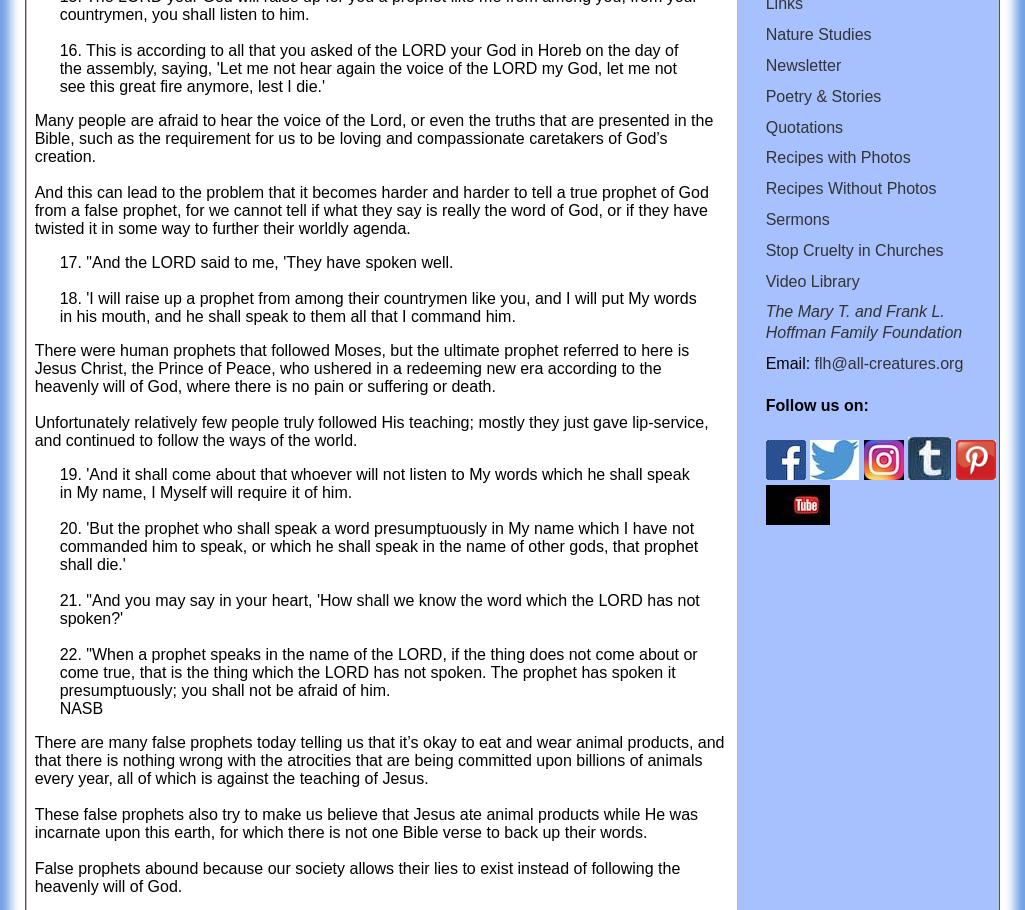  What do you see at coordinates (764, 156) in the screenshot?
I see `'Recipes with Photos'` at bounding box center [764, 156].